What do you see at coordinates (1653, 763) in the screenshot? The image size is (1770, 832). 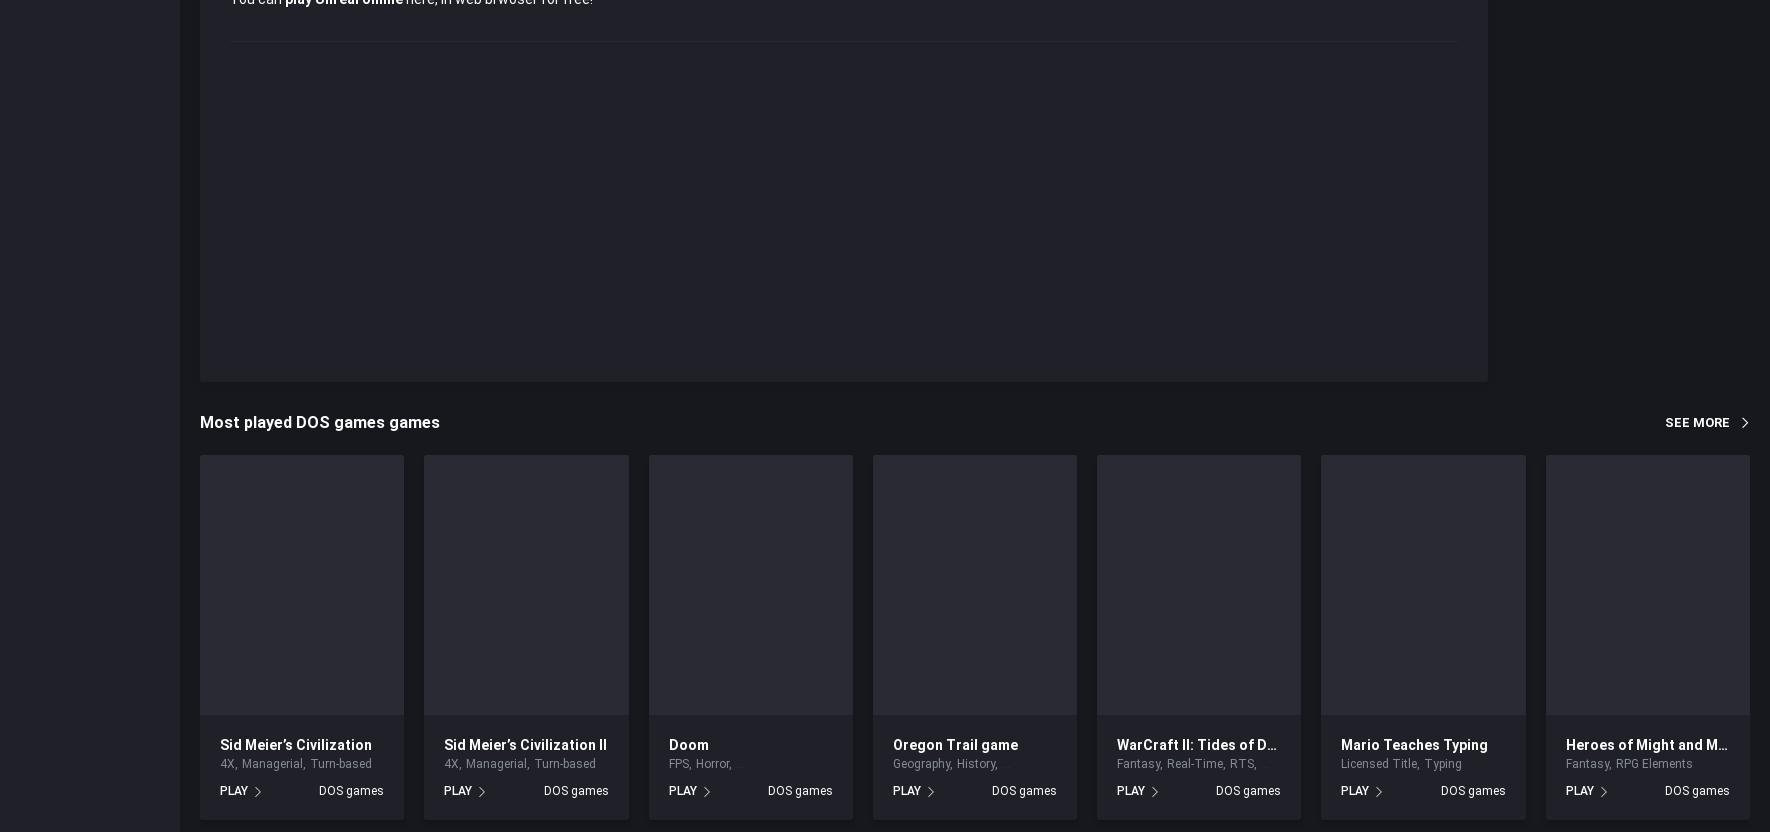 I see `'RPG Elements'` at bounding box center [1653, 763].